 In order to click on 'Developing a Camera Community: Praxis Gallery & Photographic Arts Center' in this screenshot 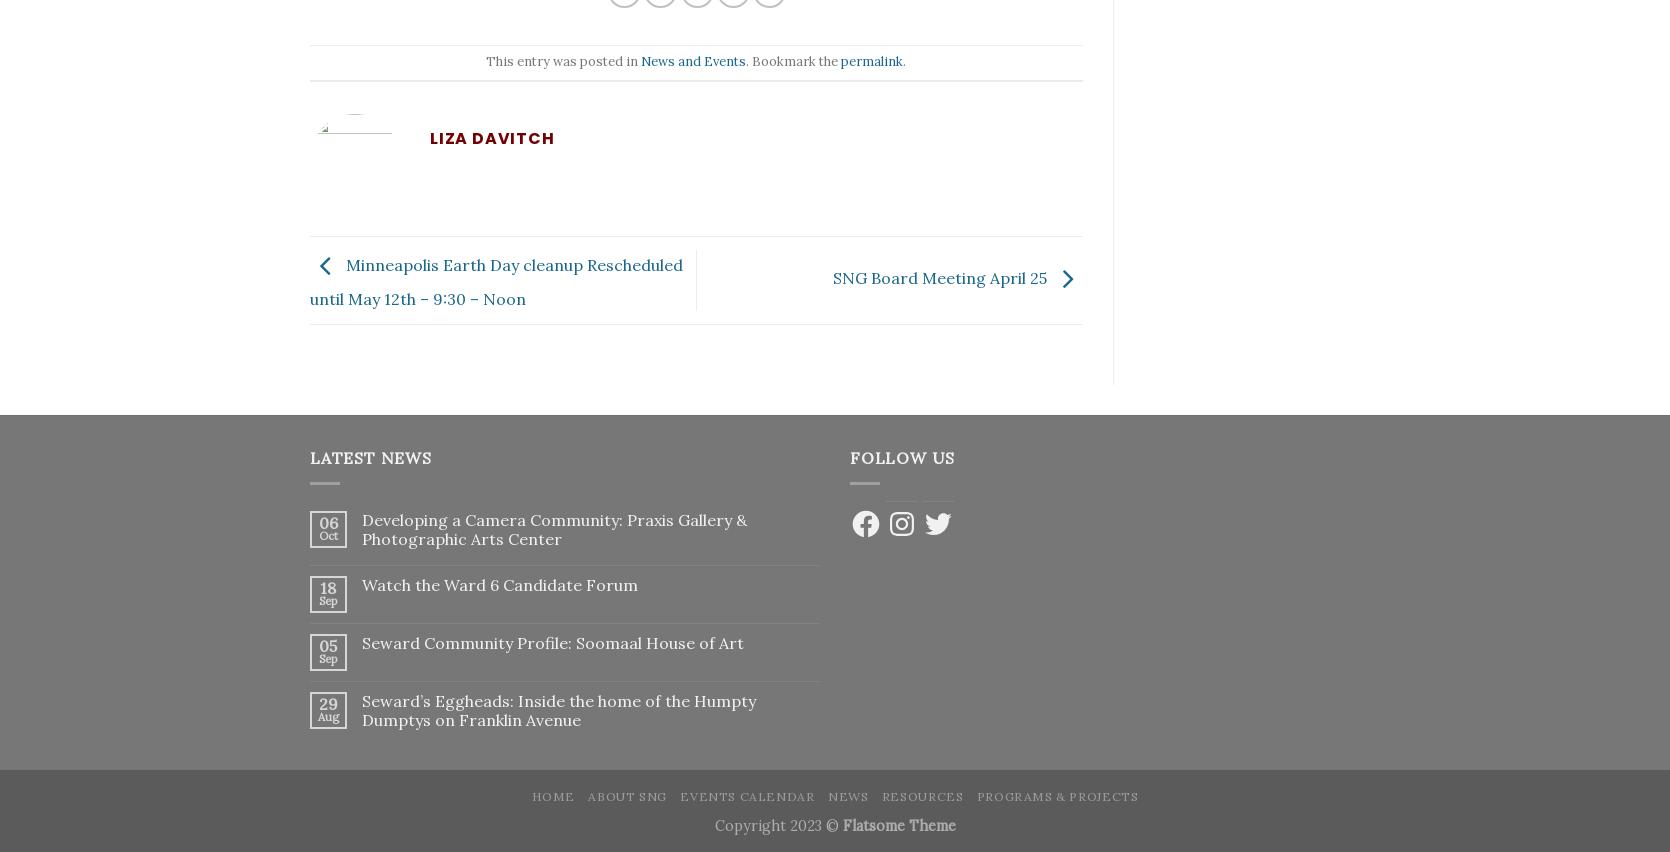, I will do `click(553, 527)`.